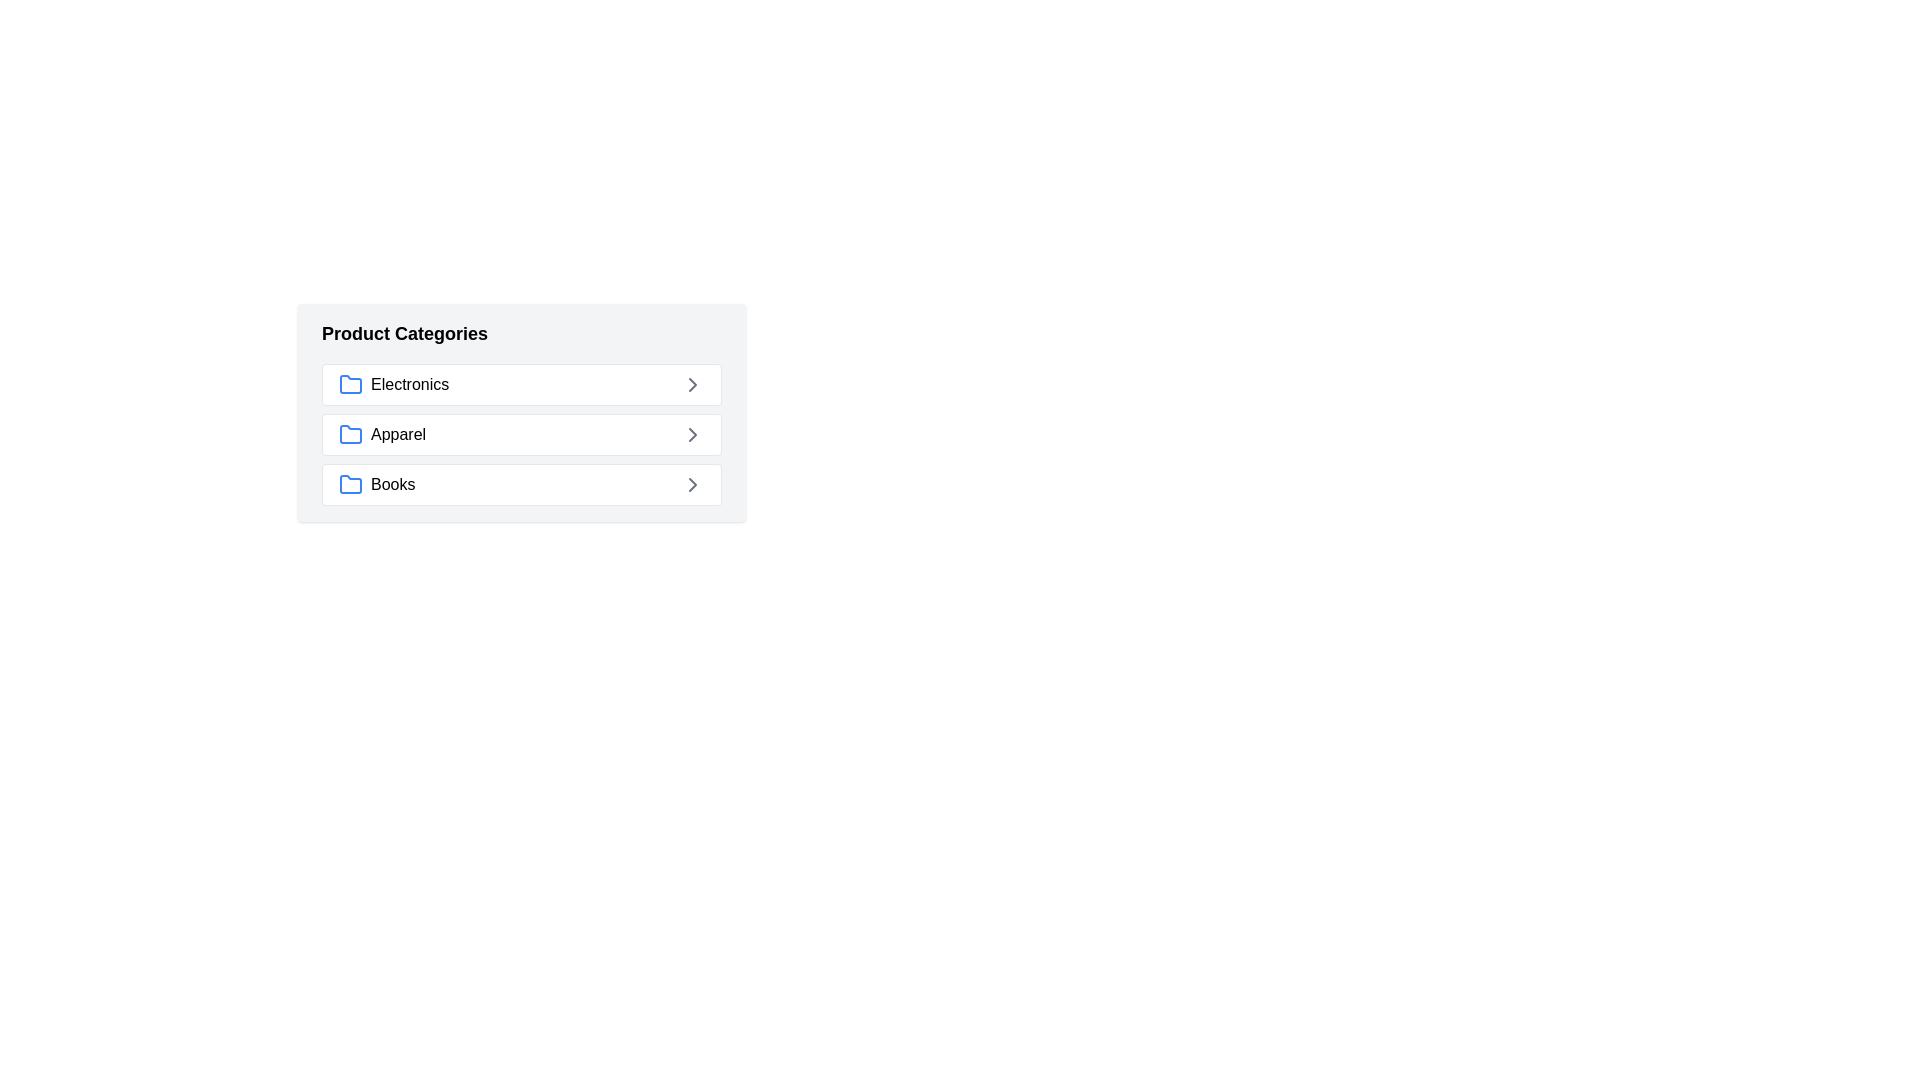 The width and height of the screenshot is (1920, 1080). What do you see at coordinates (350, 434) in the screenshot?
I see `the decorative icon representing the 'Apparel' category, which is located to the left of the text 'Apparel'` at bounding box center [350, 434].